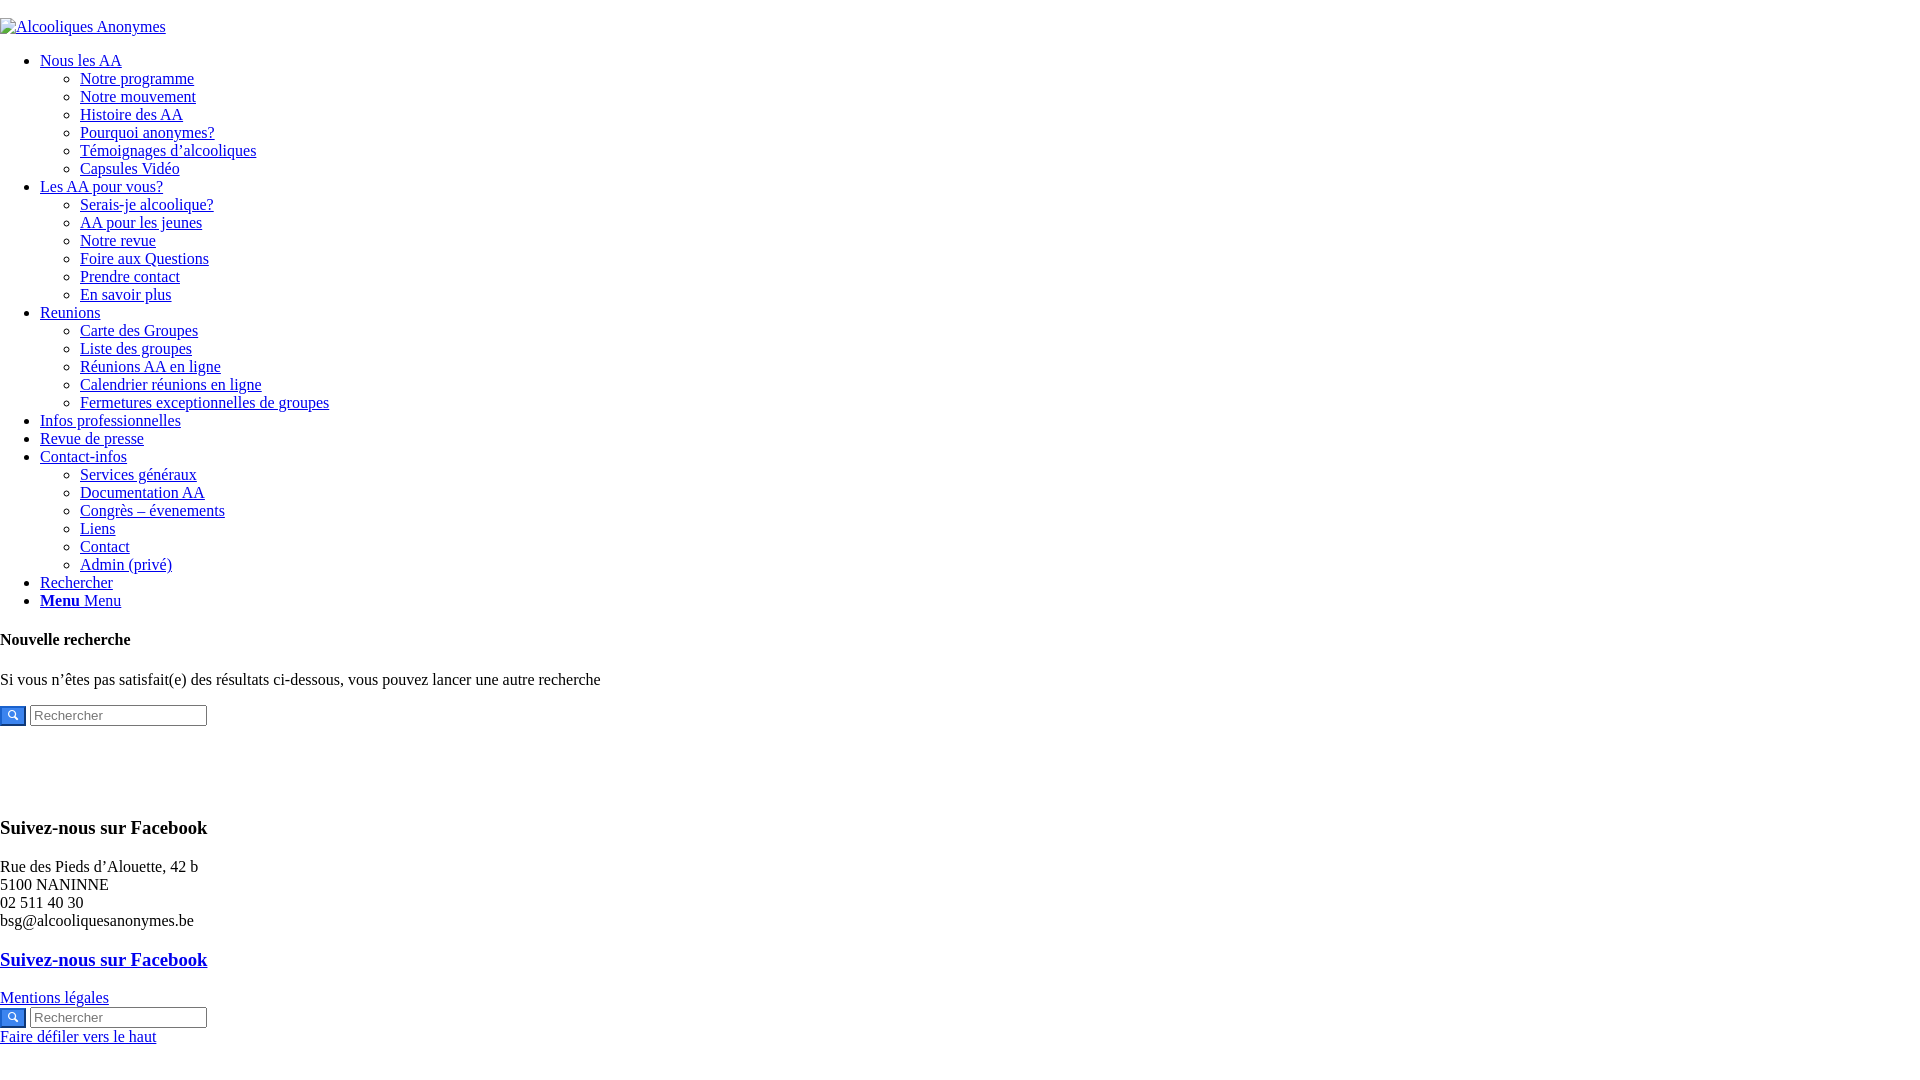 Image resolution: width=1920 pixels, height=1080 pixels. What do you see at coordinates (130, 114) in the screenshot?
I see `'Histoire des AA'` at bounding box center [130, 114].